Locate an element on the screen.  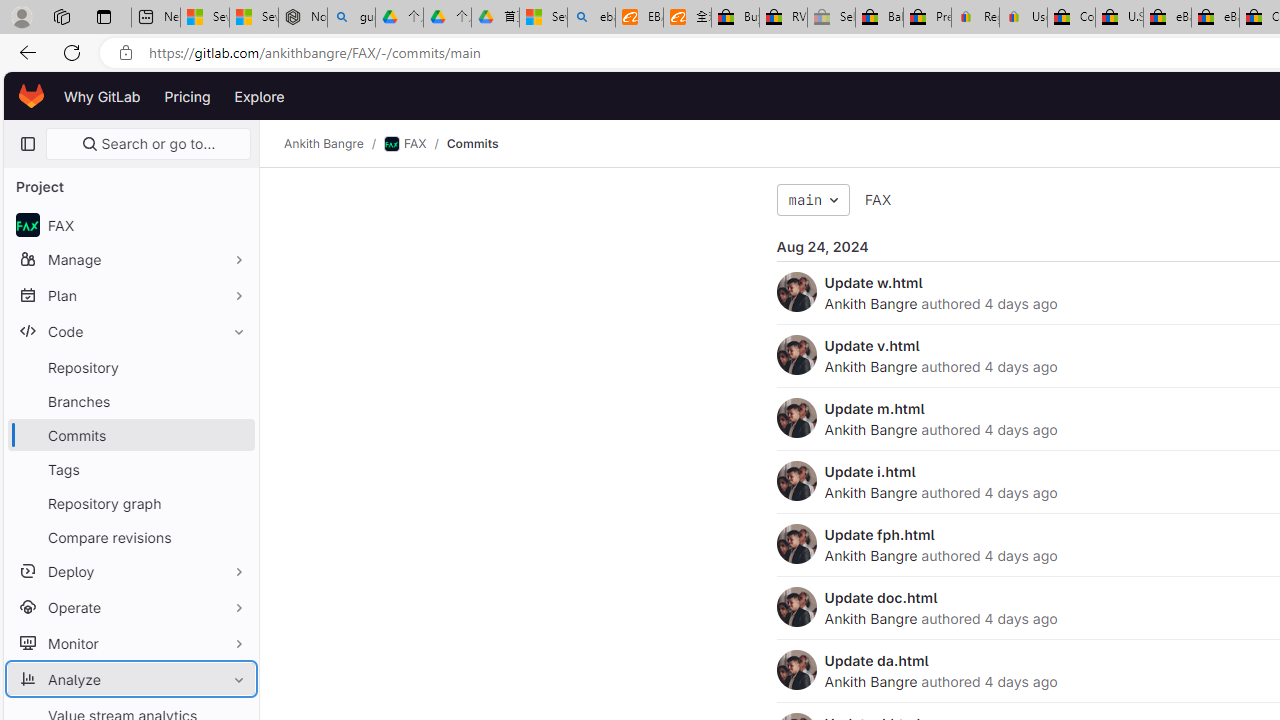
'Branches' is located at coordinates (130, 401).